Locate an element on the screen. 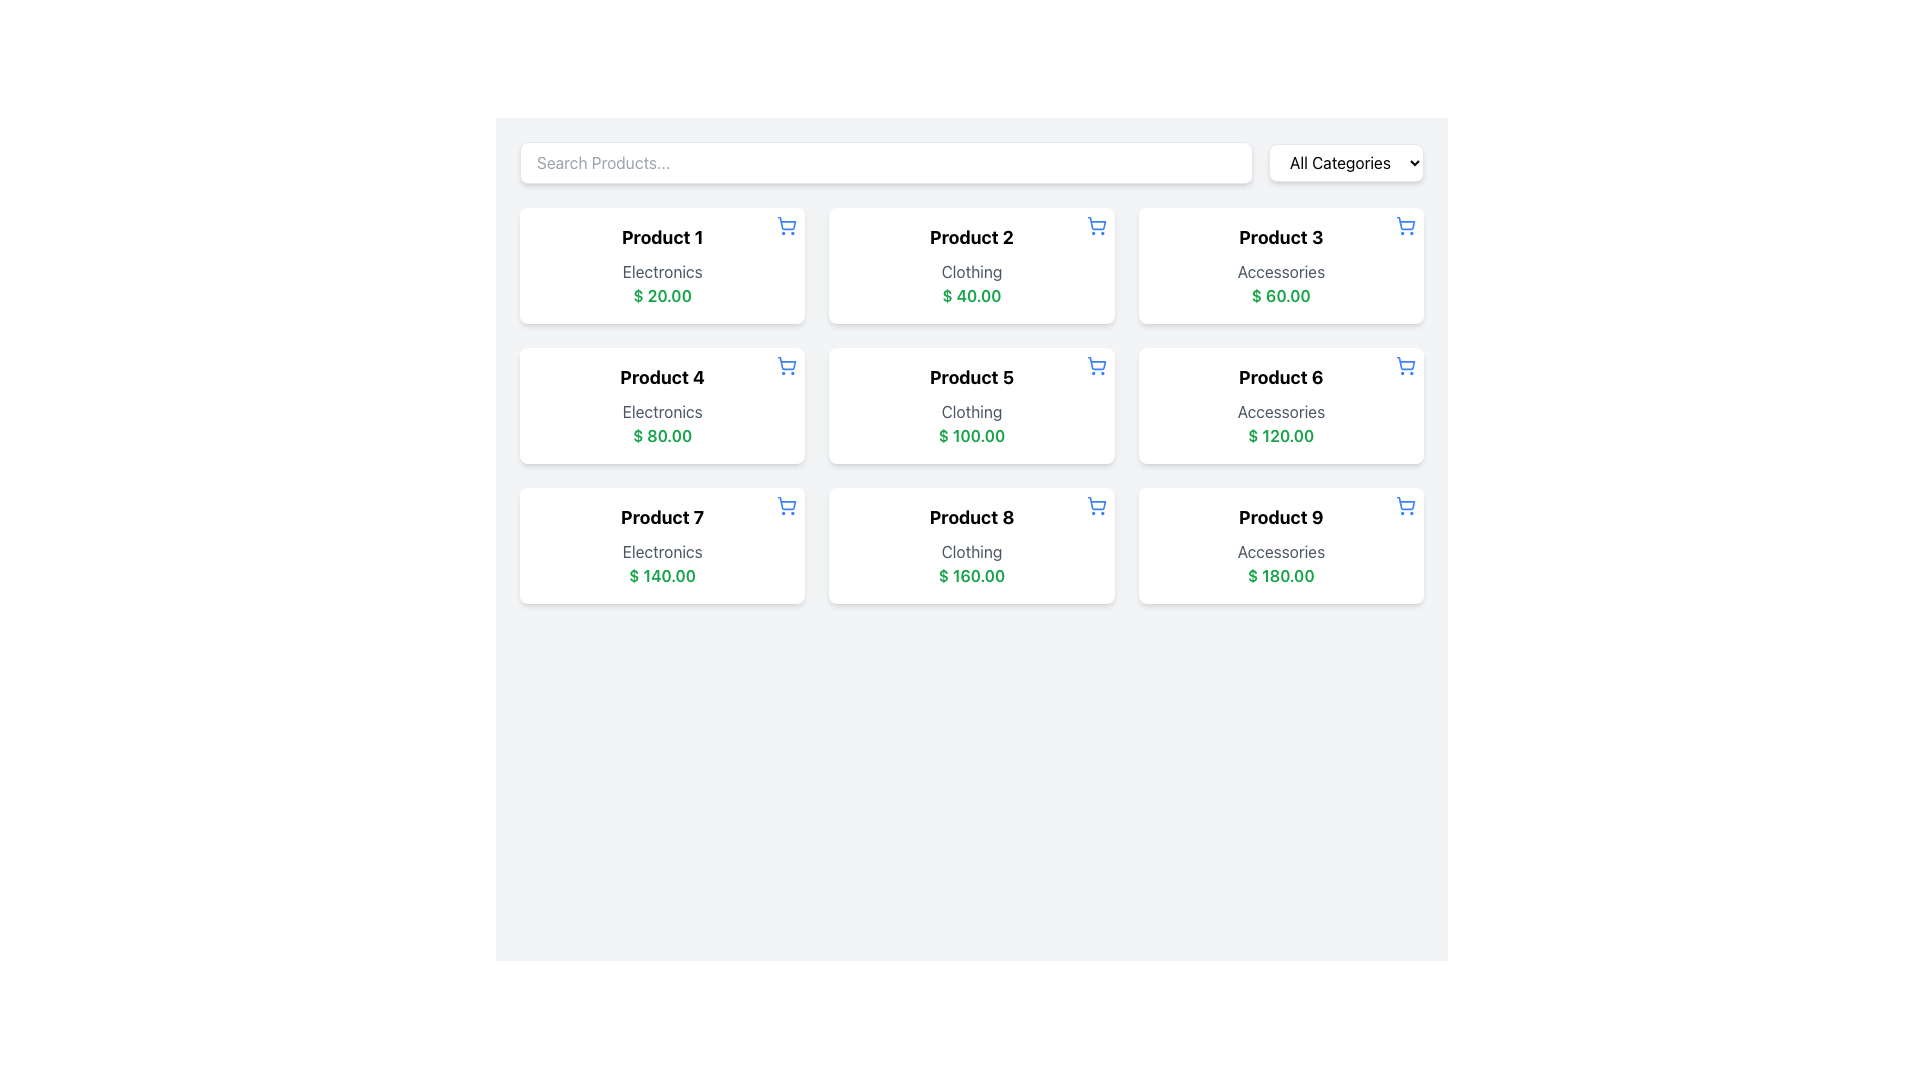 This screenshot has height=1080, width=1920. the static text element displaying 'Clothing' which is located in the product card titled 'Product 5', situated between the title and the price value is located at coordinates (971, 411).